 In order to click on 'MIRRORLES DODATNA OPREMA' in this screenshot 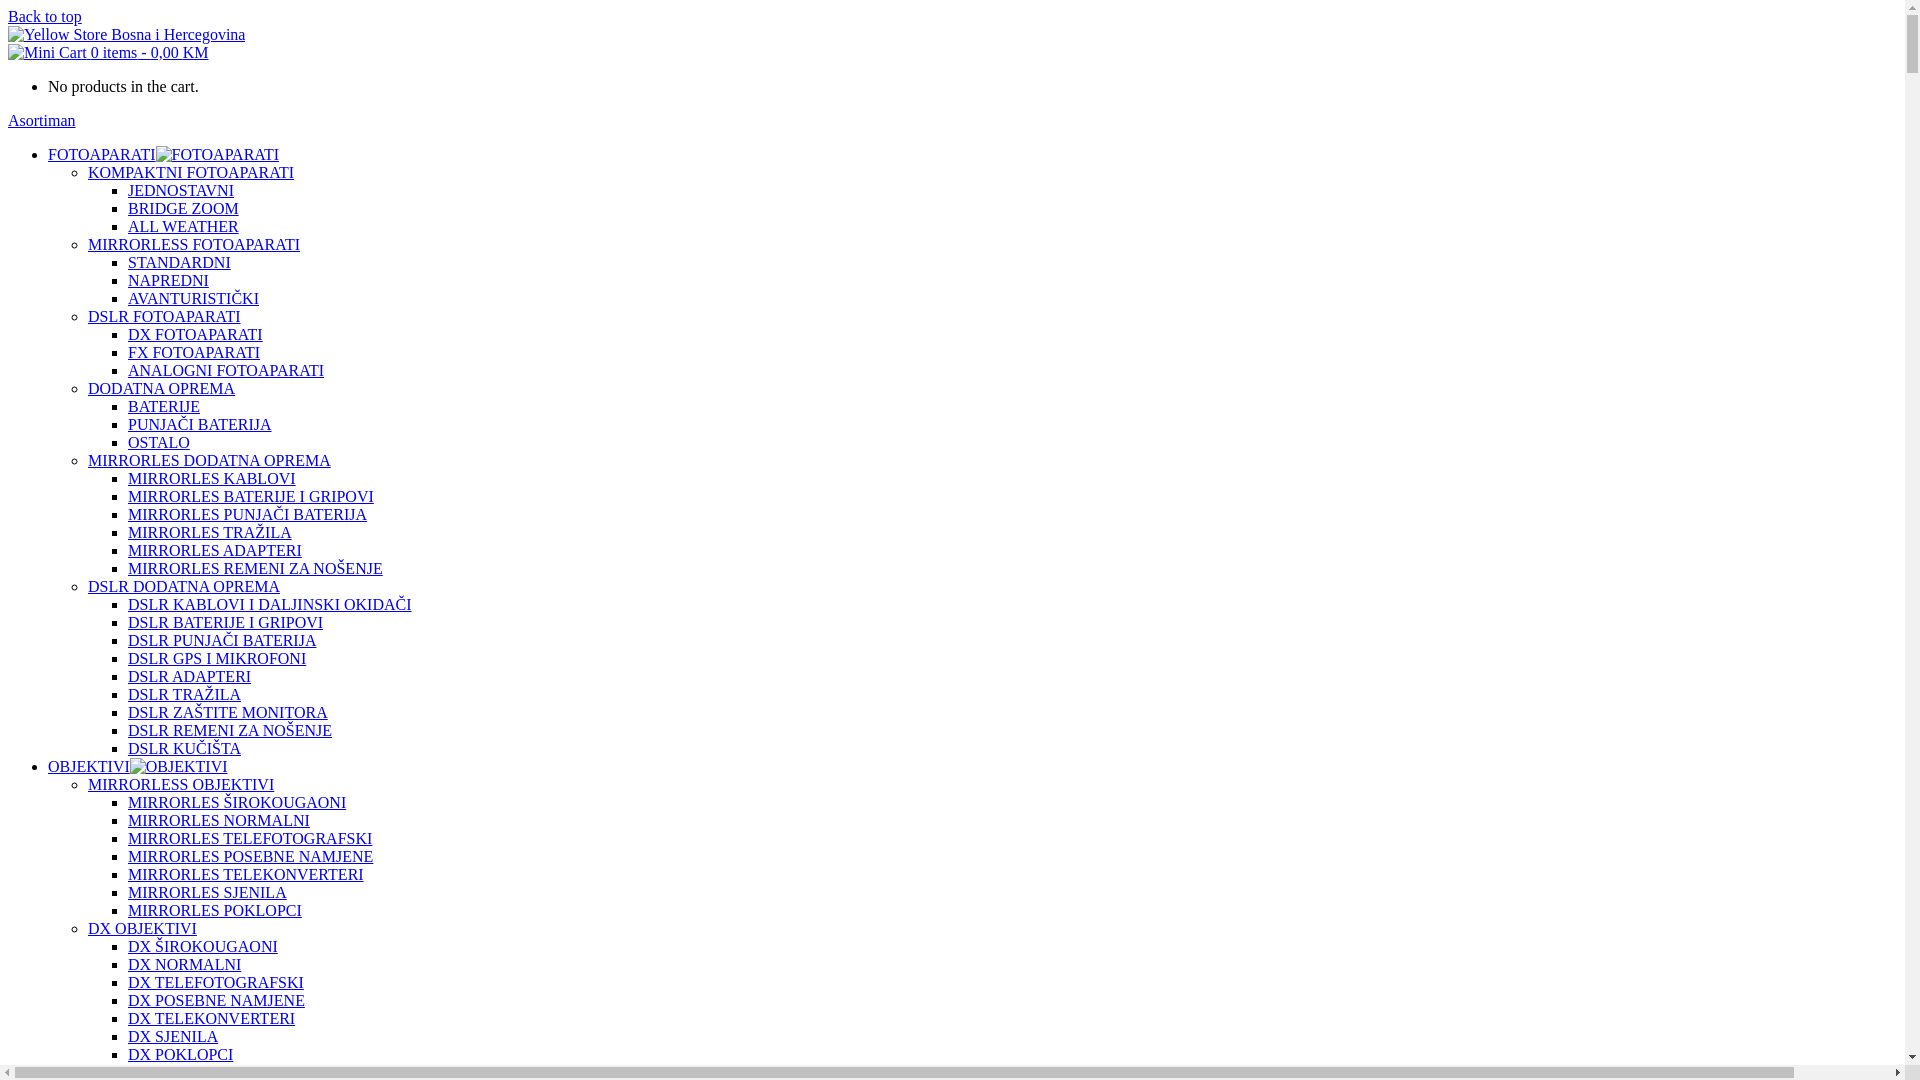, I will do `click(209, 460)`.